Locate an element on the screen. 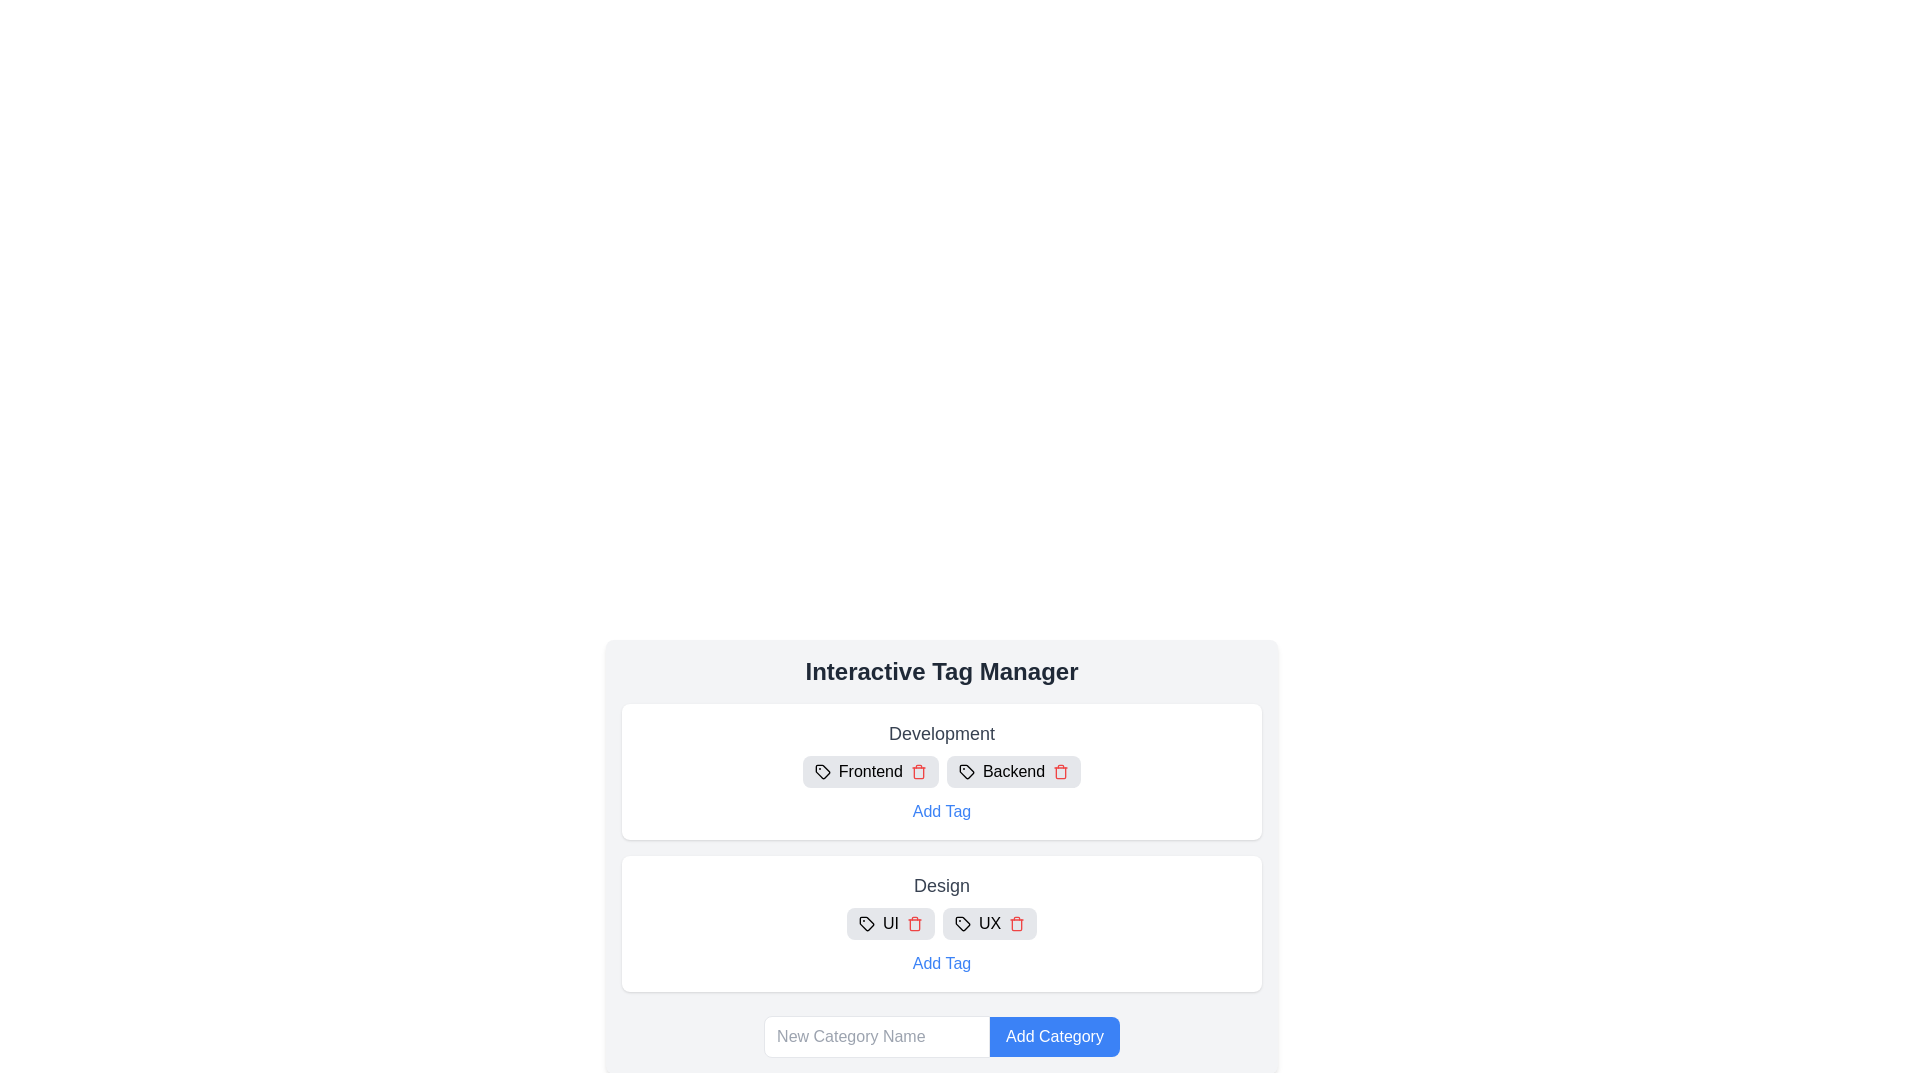  the text label displaying 'UIUX' which is framed with rounded edges and has a light gray background, positioned under the header 'Interactive Tag Manager' in the 'Design' section is located at coordinates (940, 924).